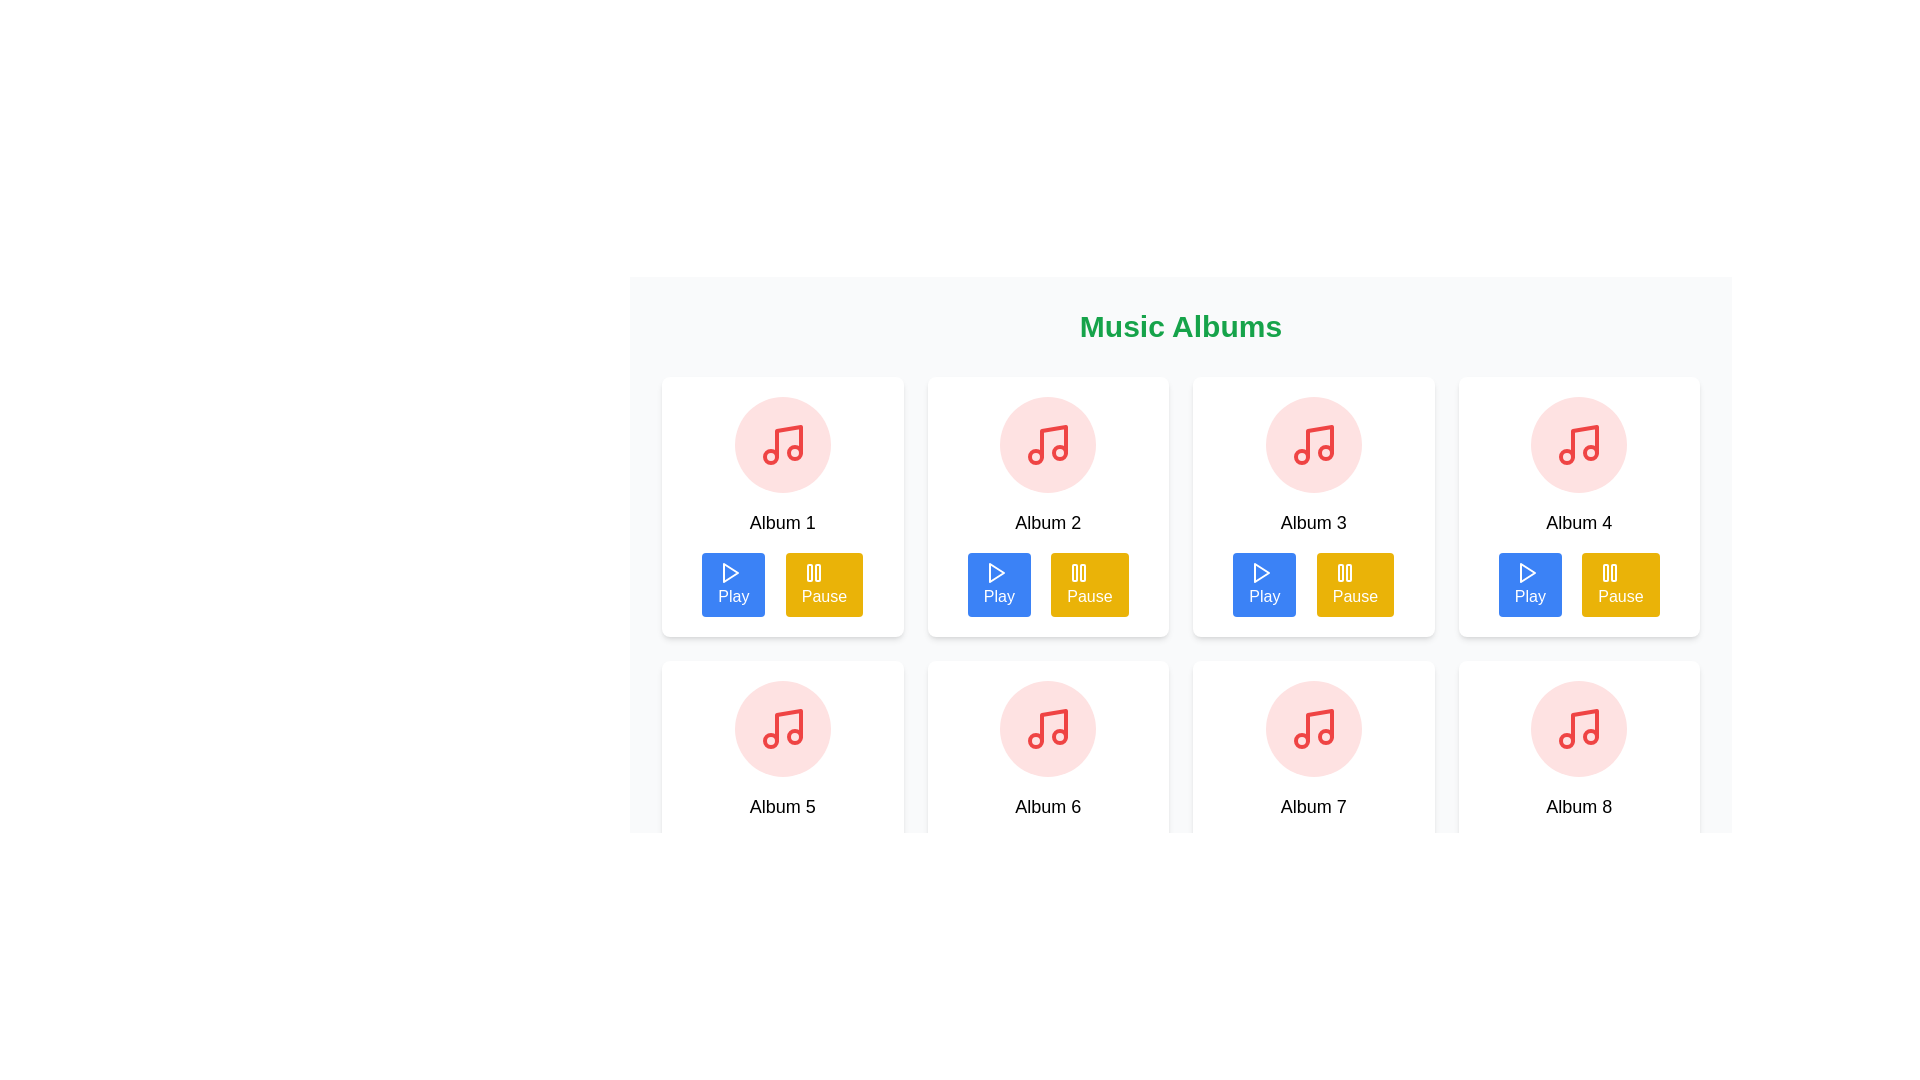  What do you see at coordinates (1263, 585) in the screenshot?
I see `the blue rectangular 'Play' button with rounded corners located under the 'Album 3' section` at bounding box center [1263, 585].